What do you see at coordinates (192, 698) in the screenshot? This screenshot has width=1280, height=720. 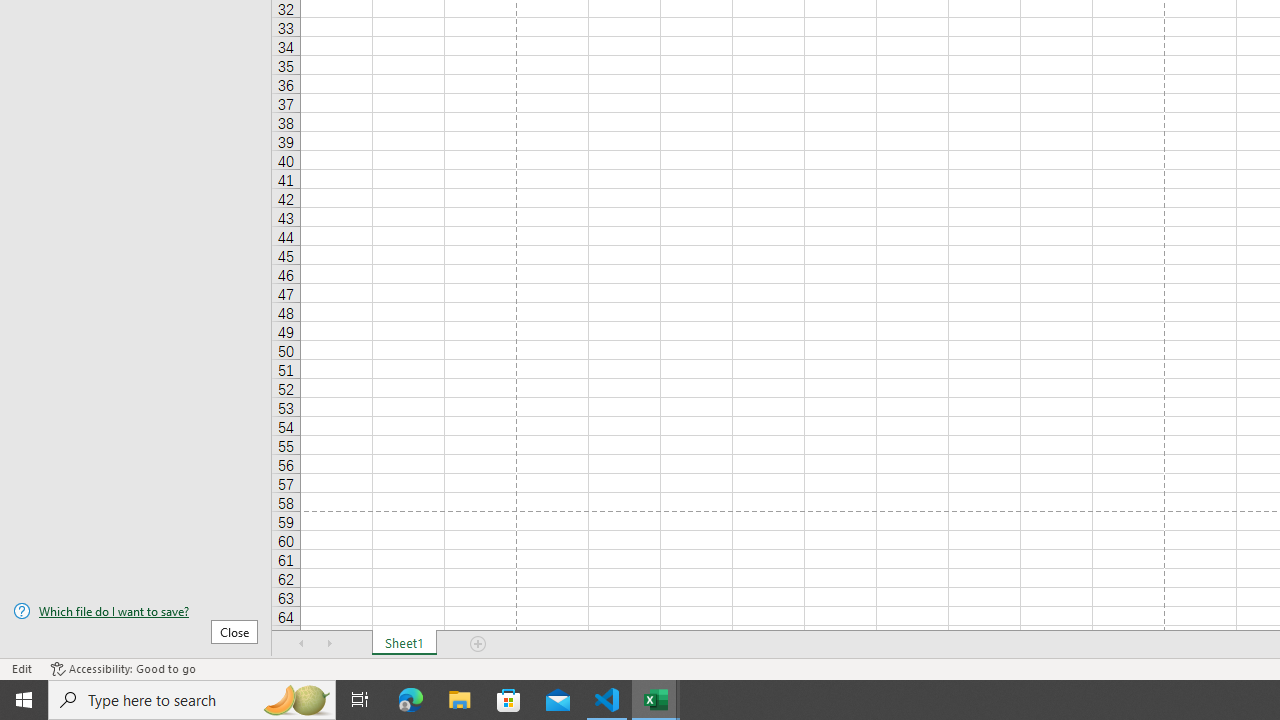 I see `'Type here to search'` at bounding box center [192, 698].